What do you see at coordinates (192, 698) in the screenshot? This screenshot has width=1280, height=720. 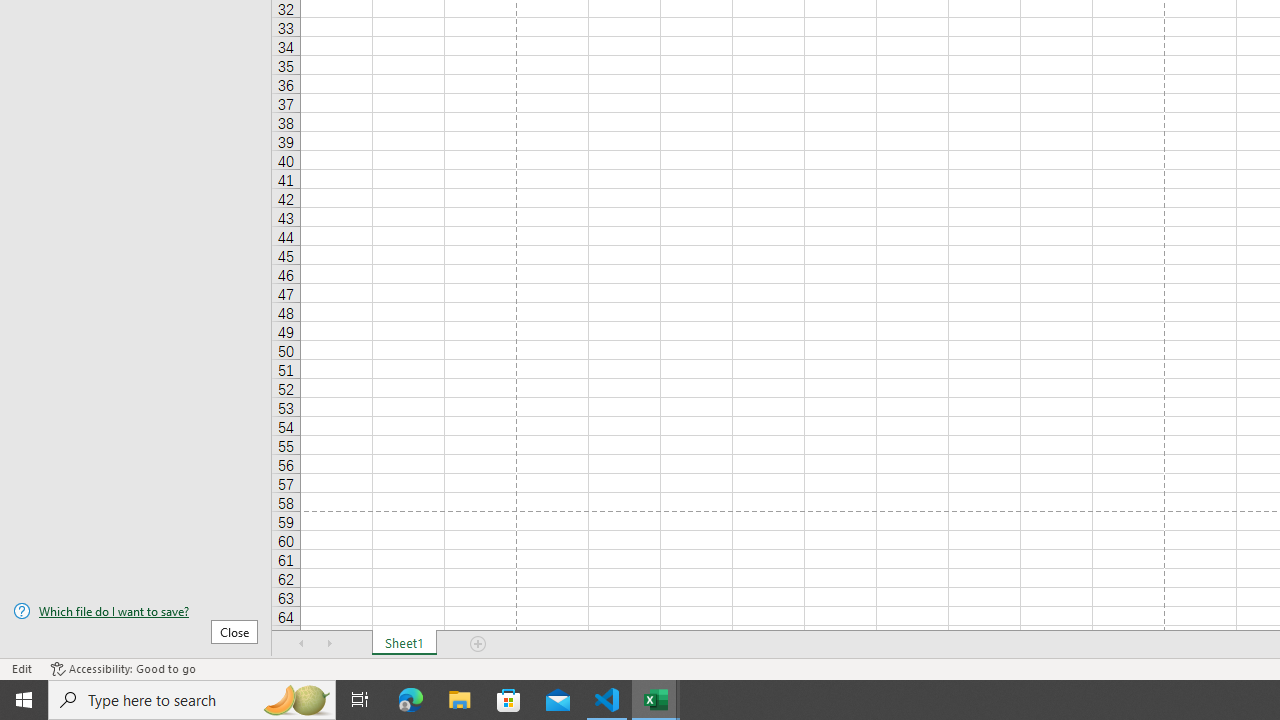 I see `'Type here to search'` at bounding box center [192, 698].